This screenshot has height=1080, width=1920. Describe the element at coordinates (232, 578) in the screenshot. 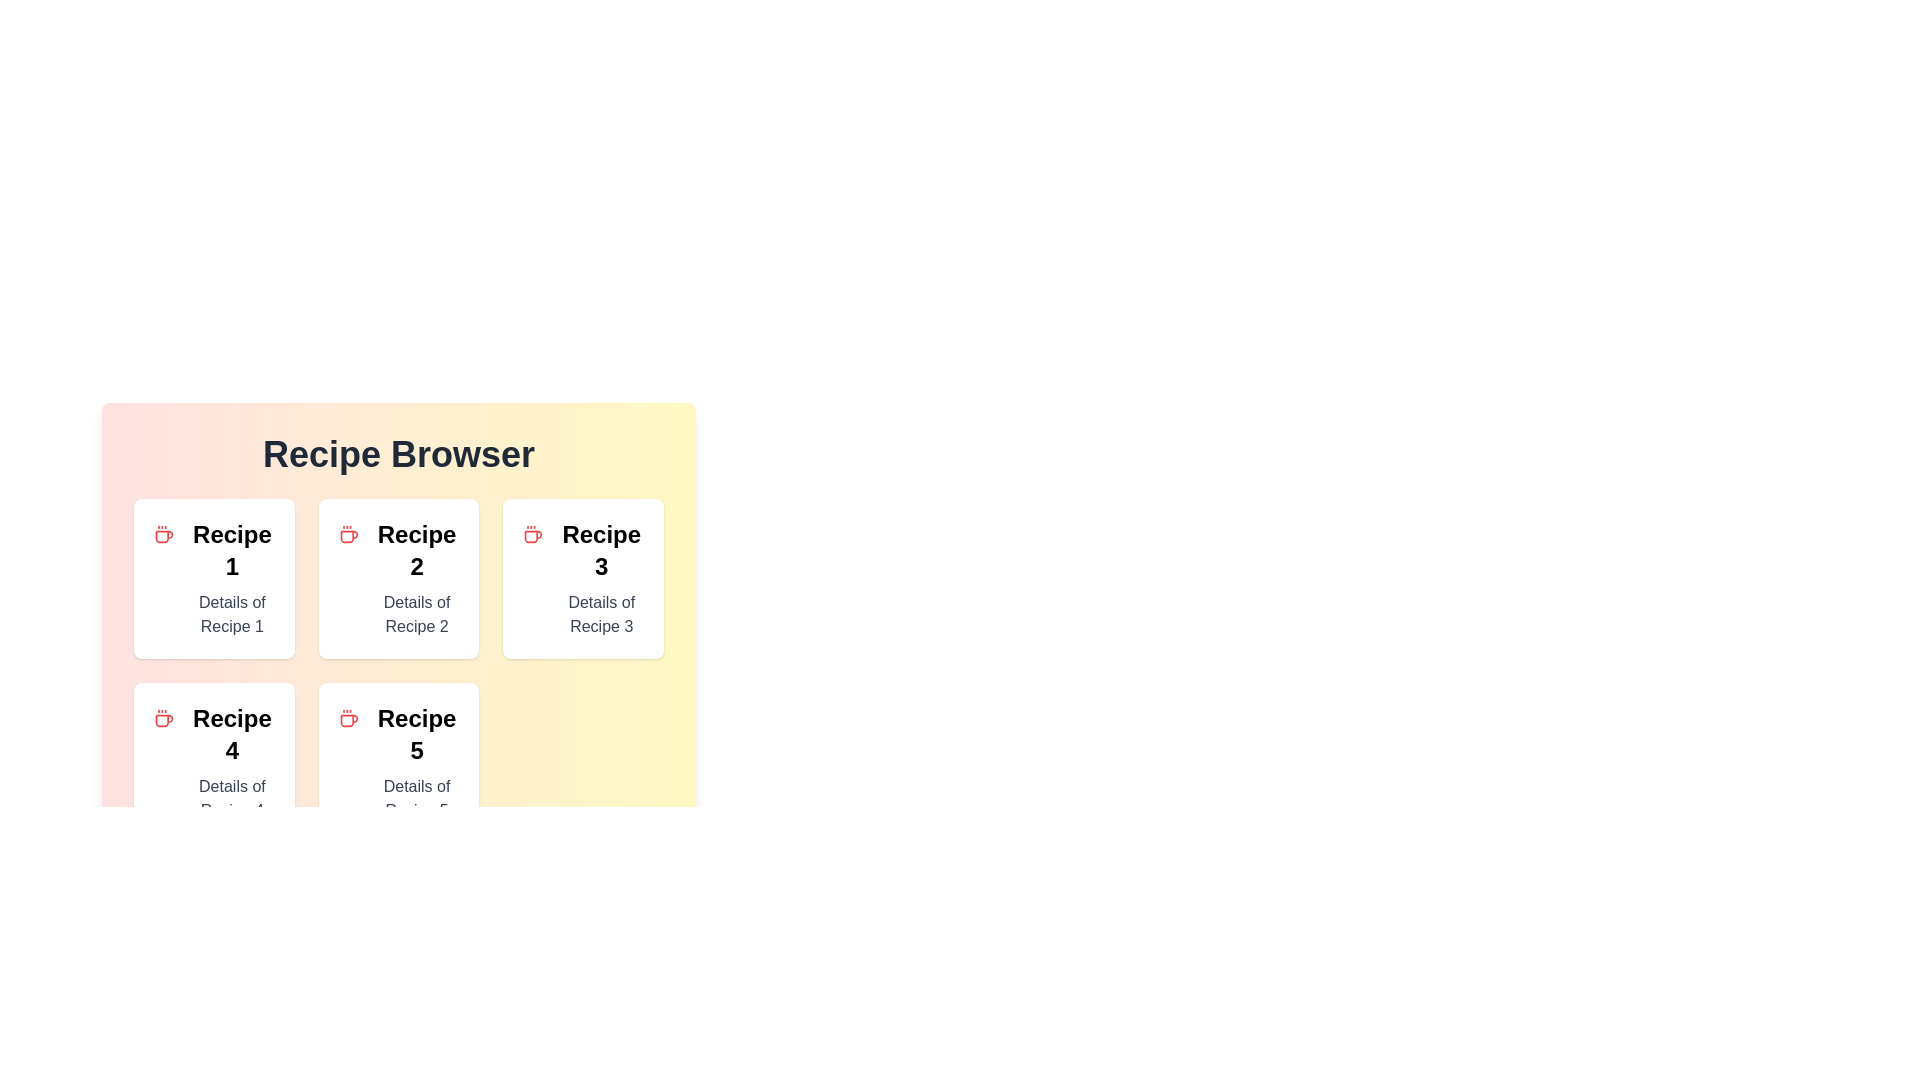

I see `the text display element labeled 'Recipe 1' with description 'Details of Recipe 1', located in the top-left corner of the grid layout in the 'Recipe Browser' interface` at that location.